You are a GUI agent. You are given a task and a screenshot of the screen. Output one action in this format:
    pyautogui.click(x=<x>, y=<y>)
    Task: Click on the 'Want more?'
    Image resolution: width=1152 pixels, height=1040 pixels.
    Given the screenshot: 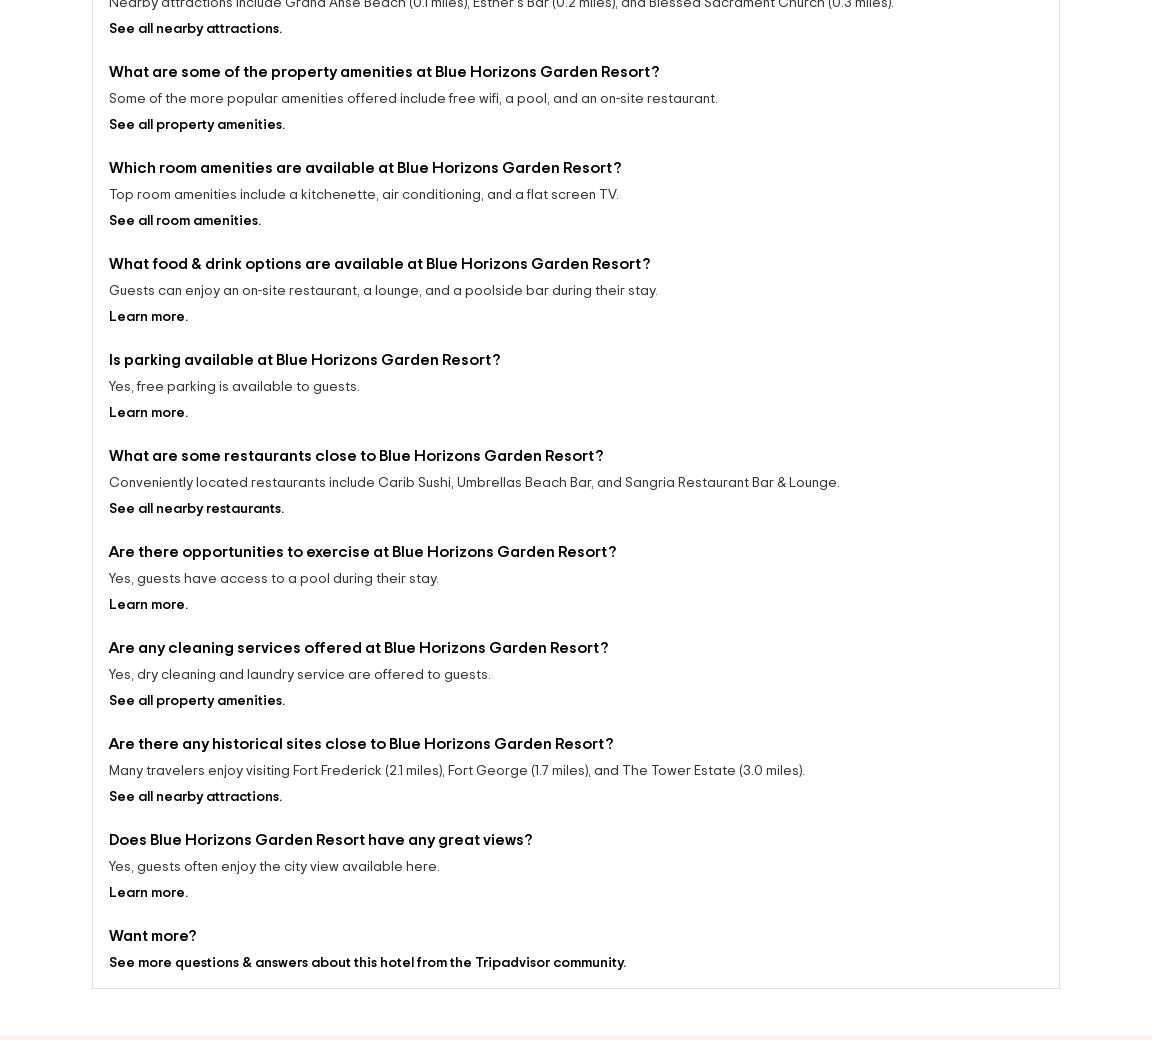 What is the action you would take?
    pyautogui.click(x=152, y=940)
    